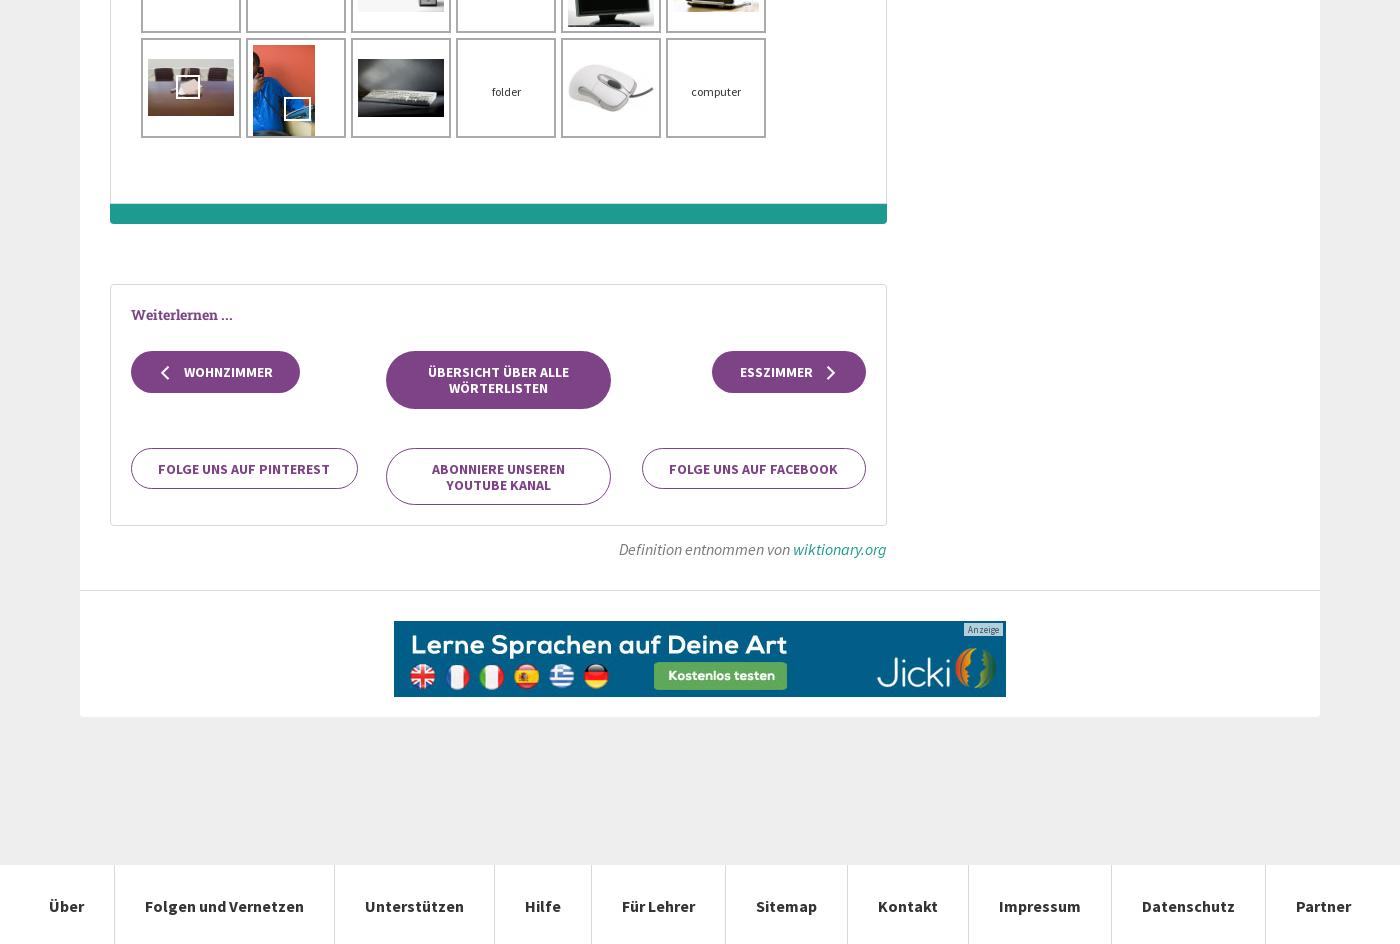 The image size is (1400, 944). Describe the element at coordinates (543, 904) in the screenshot. I see `'Hilfe'` at that location.